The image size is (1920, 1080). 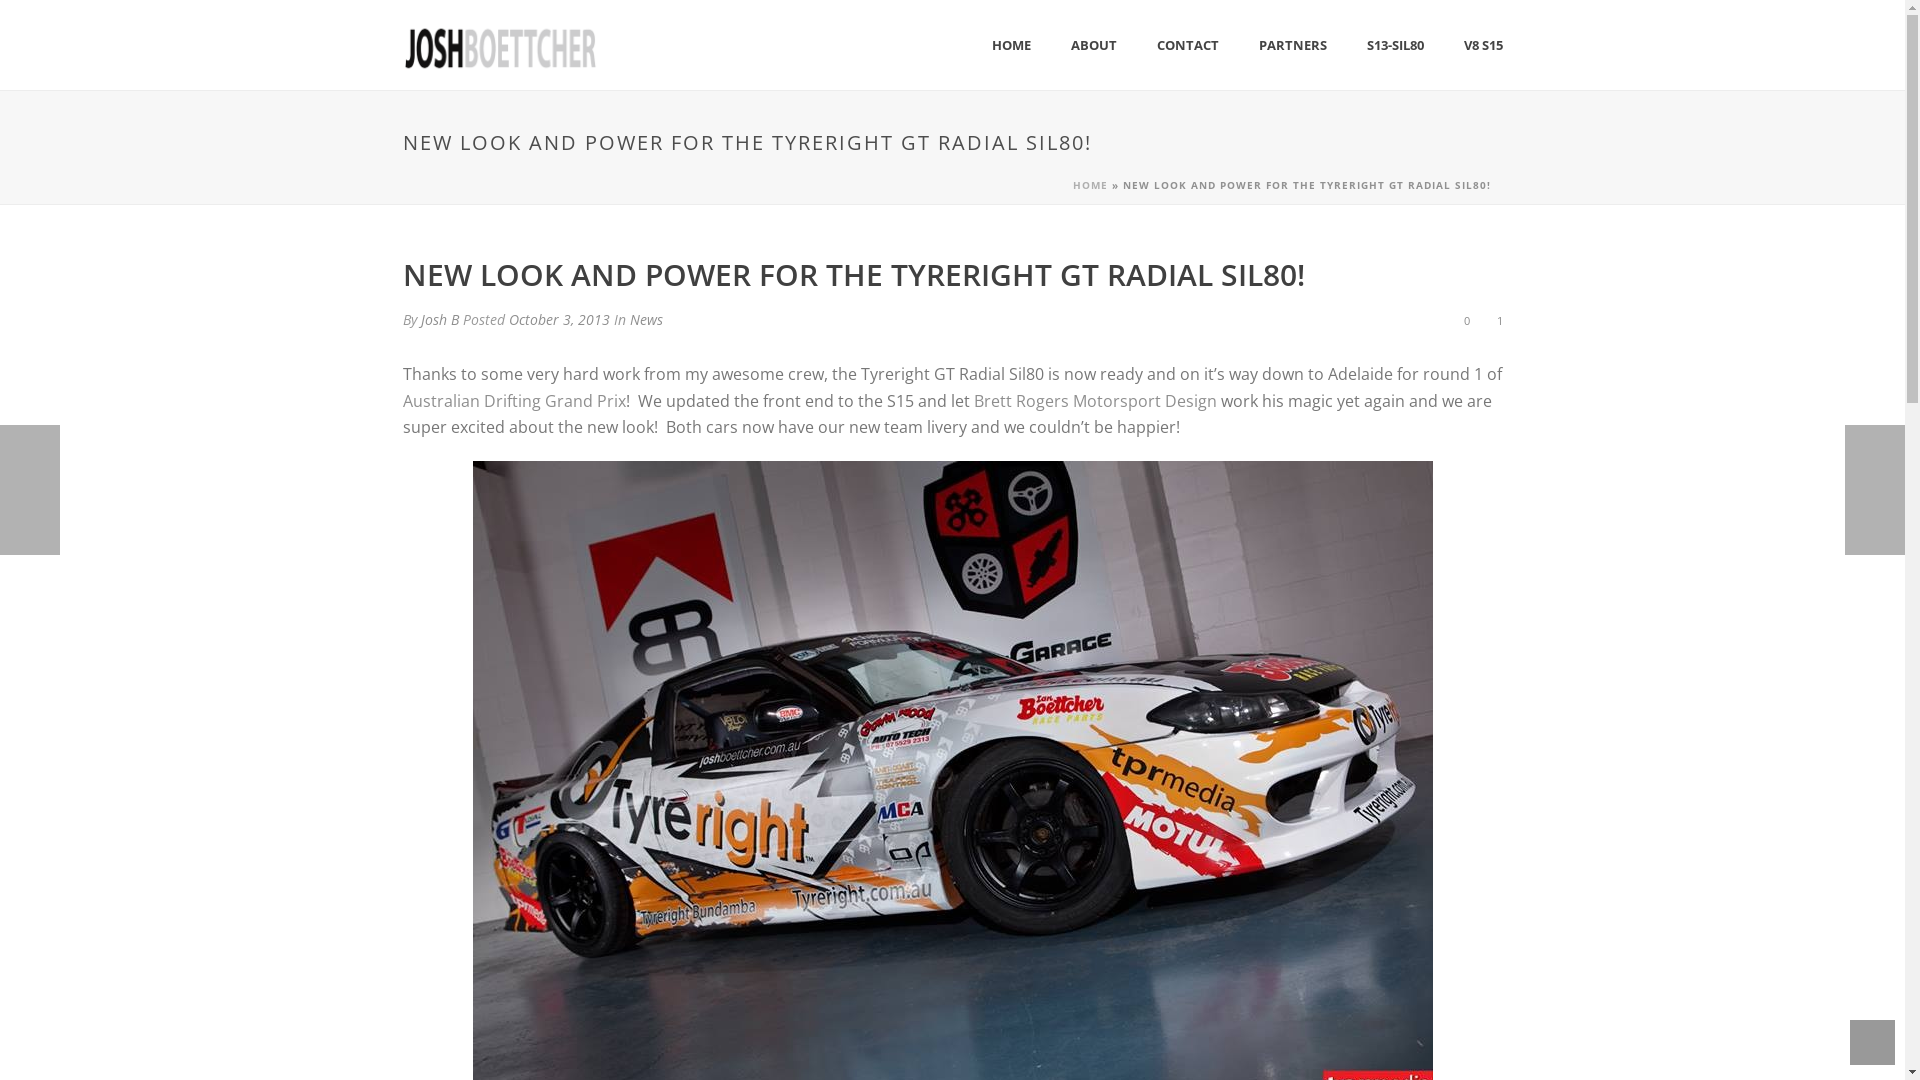 What do you see at coordinates (1136, 45) in the screenshot?
I see `'CONTACT'` at bounding box center [1136, 45].